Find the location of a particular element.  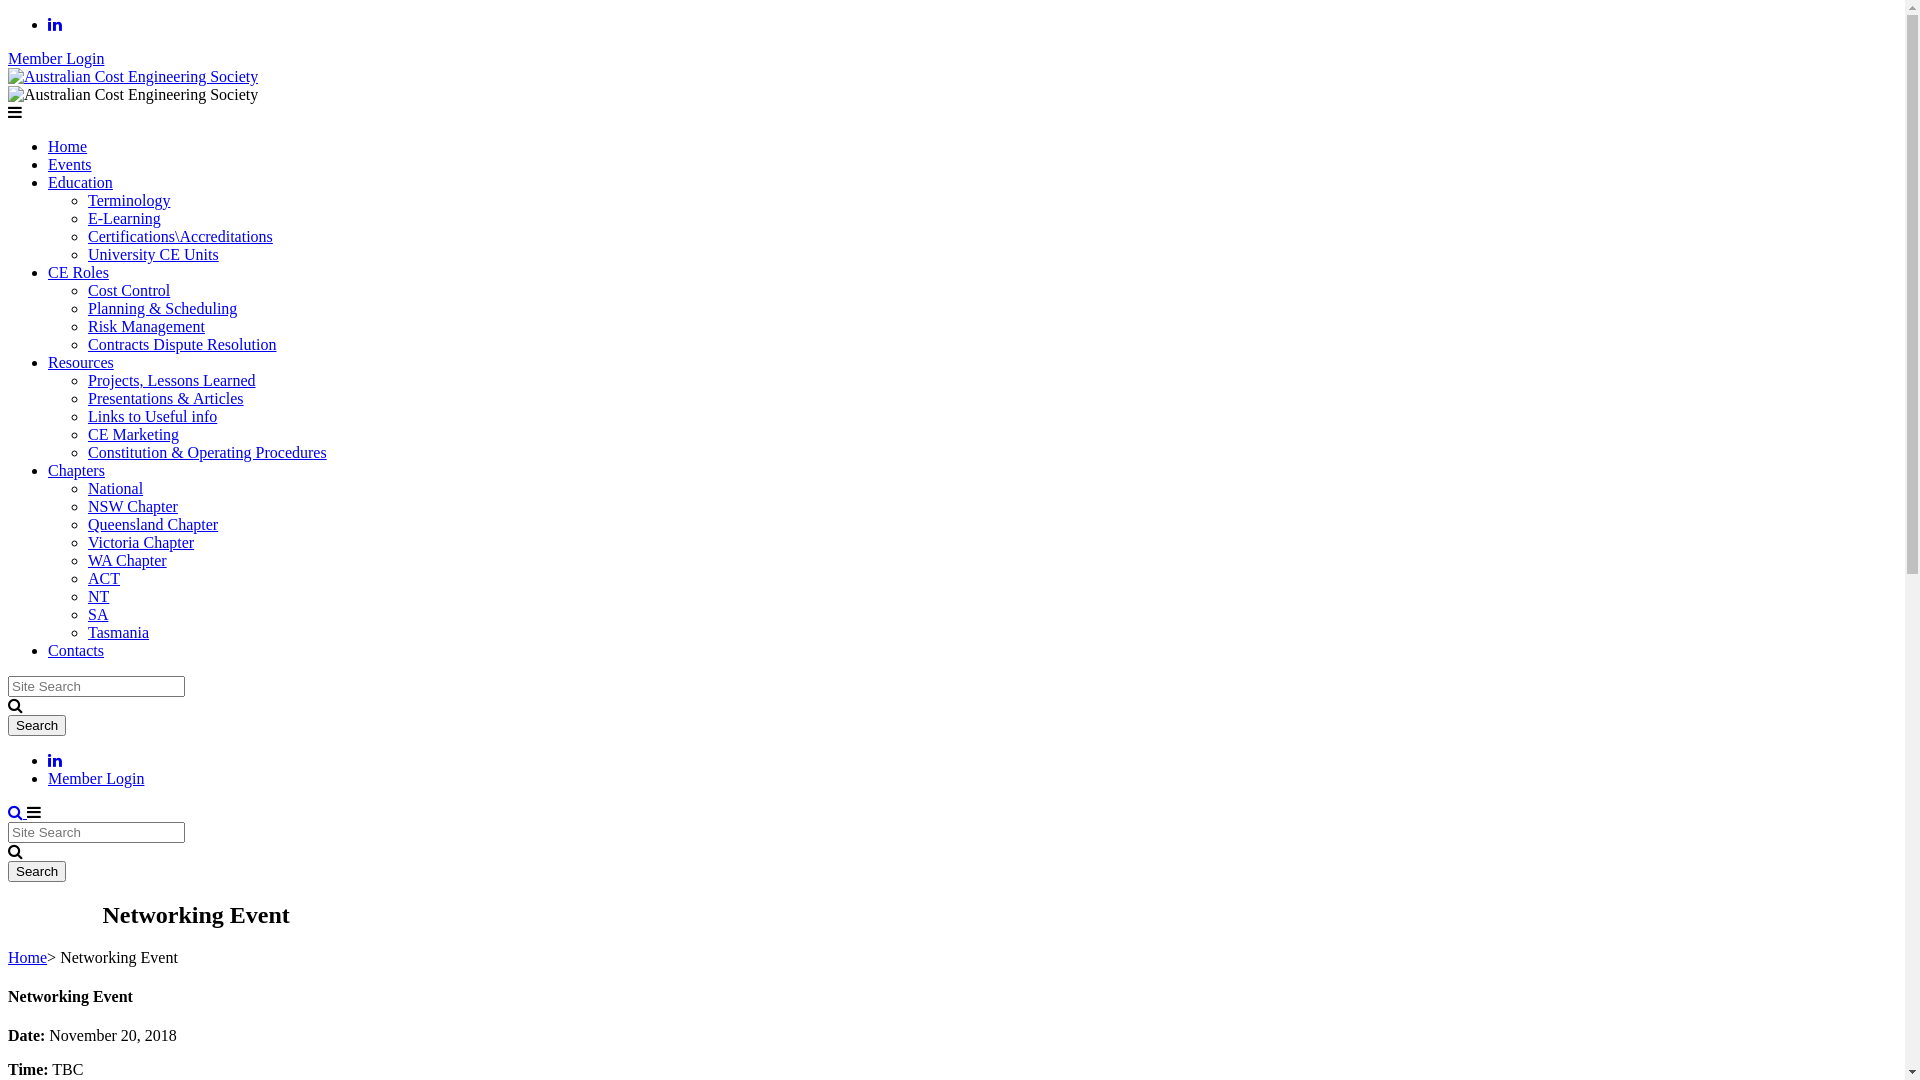

'Home' is located at coordinates (27, 956).